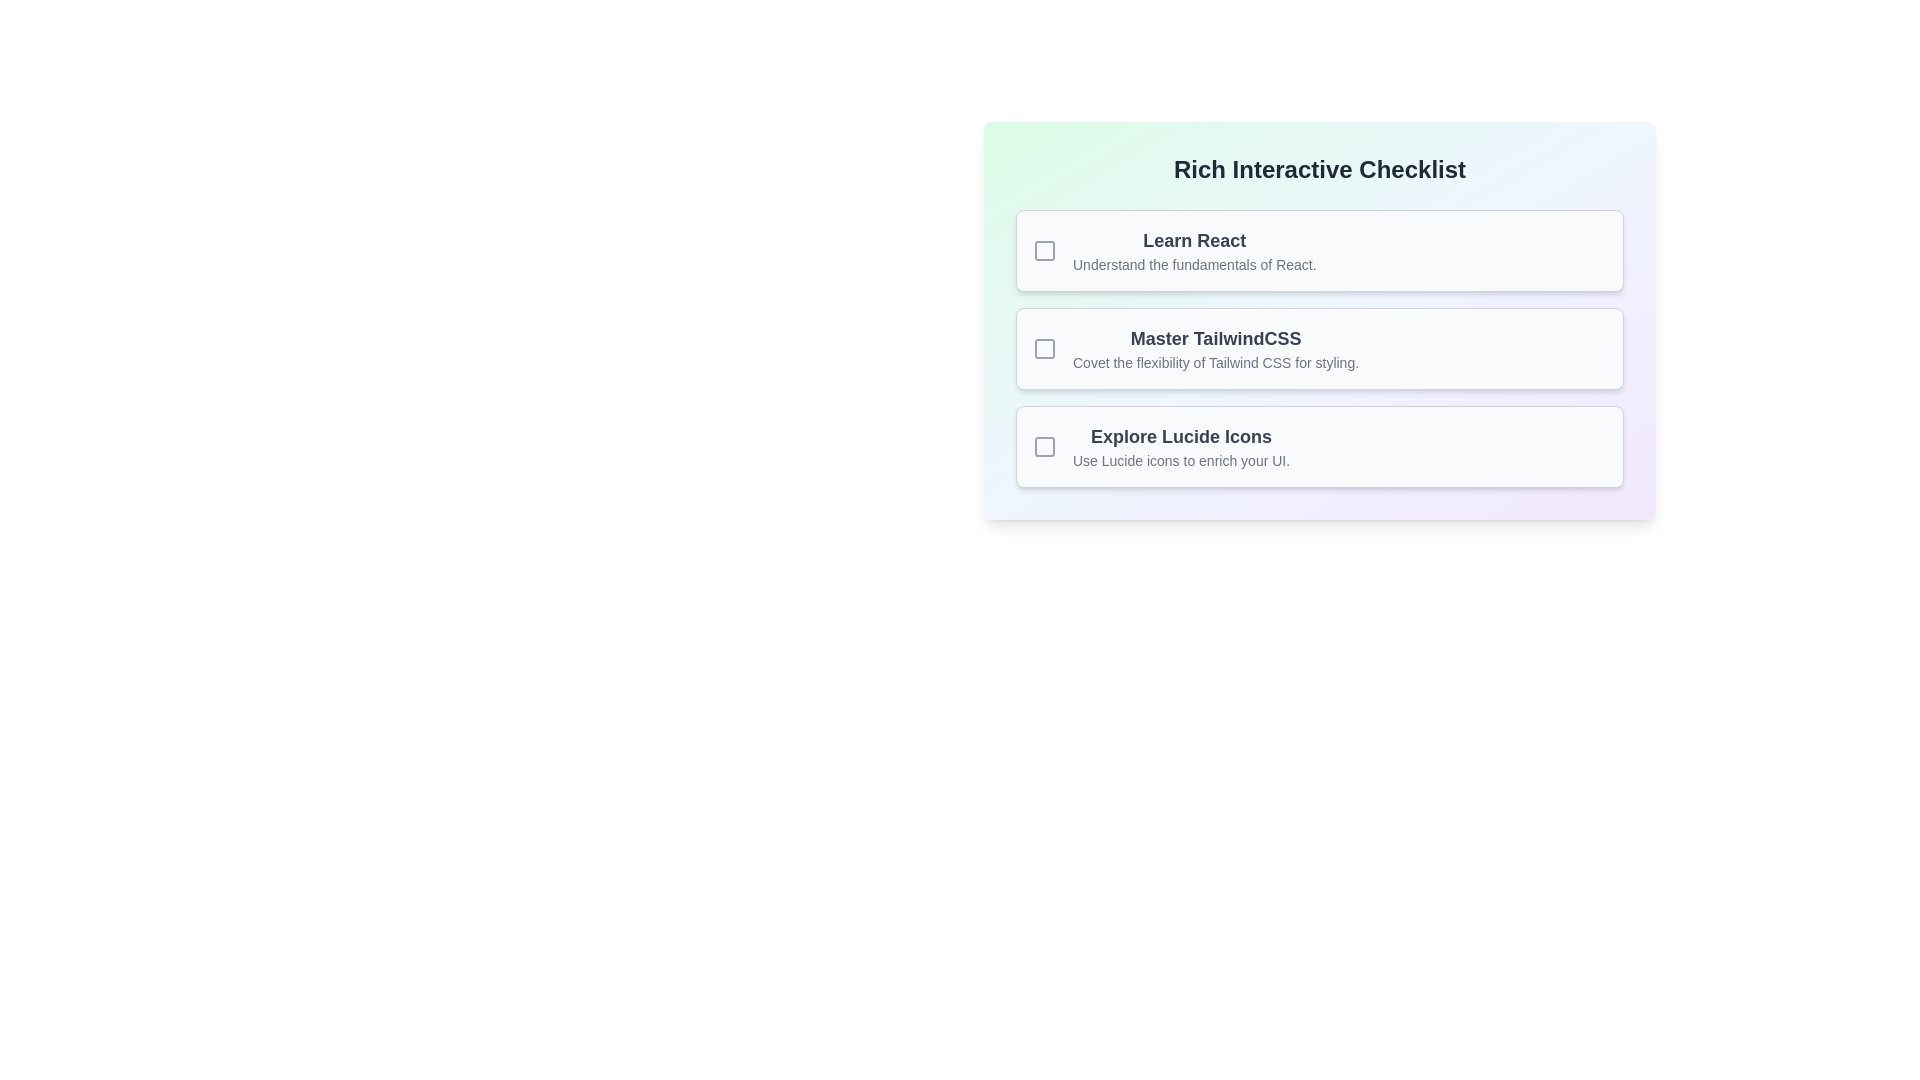  Describe the element at coordinates (1181, 446) in the screenshot. I see `the third item in the checklist interface, which is a text block with a heading and a descriptive subheading, if it is interactive` at that location.